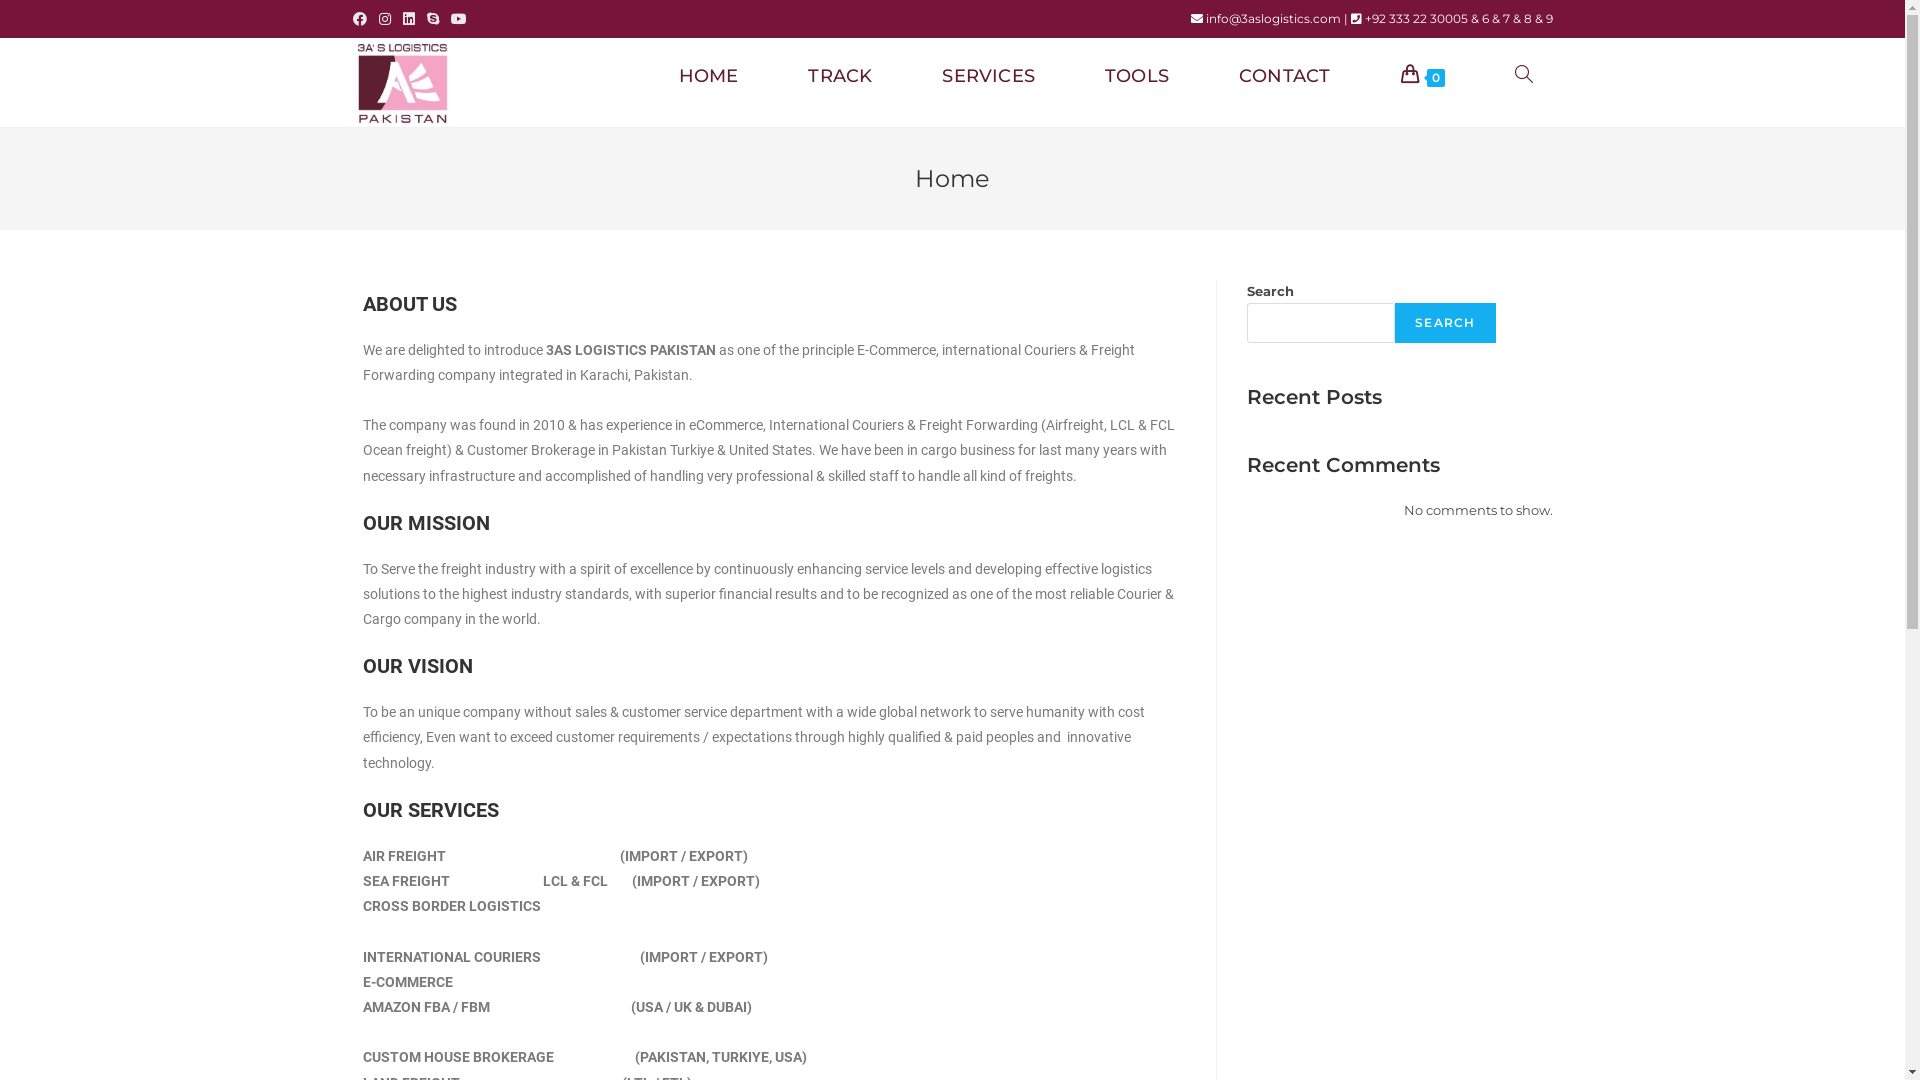 Image resolution: width=1920 pixels, height=1080 pixels. I want to click on 'TOOLS', so click(1137, 75).